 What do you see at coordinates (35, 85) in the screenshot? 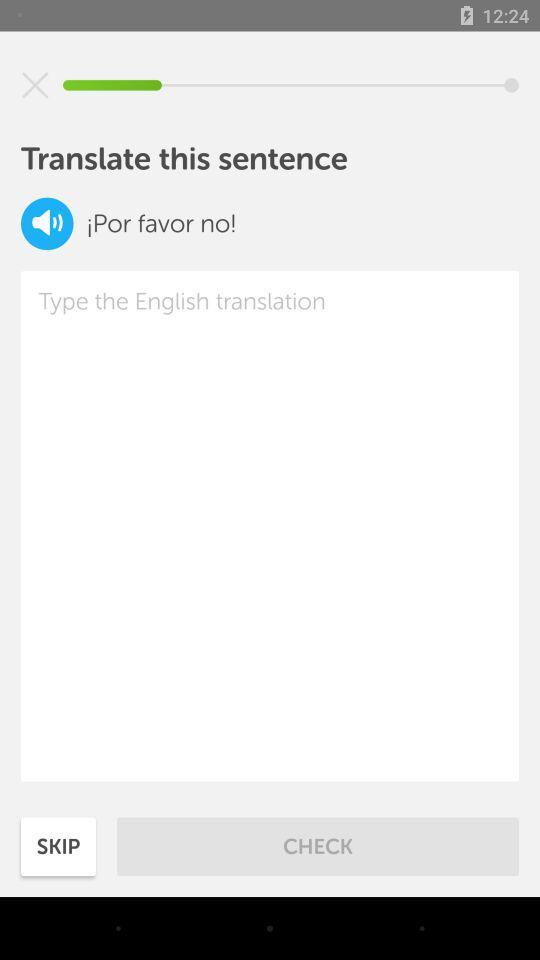
I see `the item above the translate this sentence` at bounding box center [35, 85].